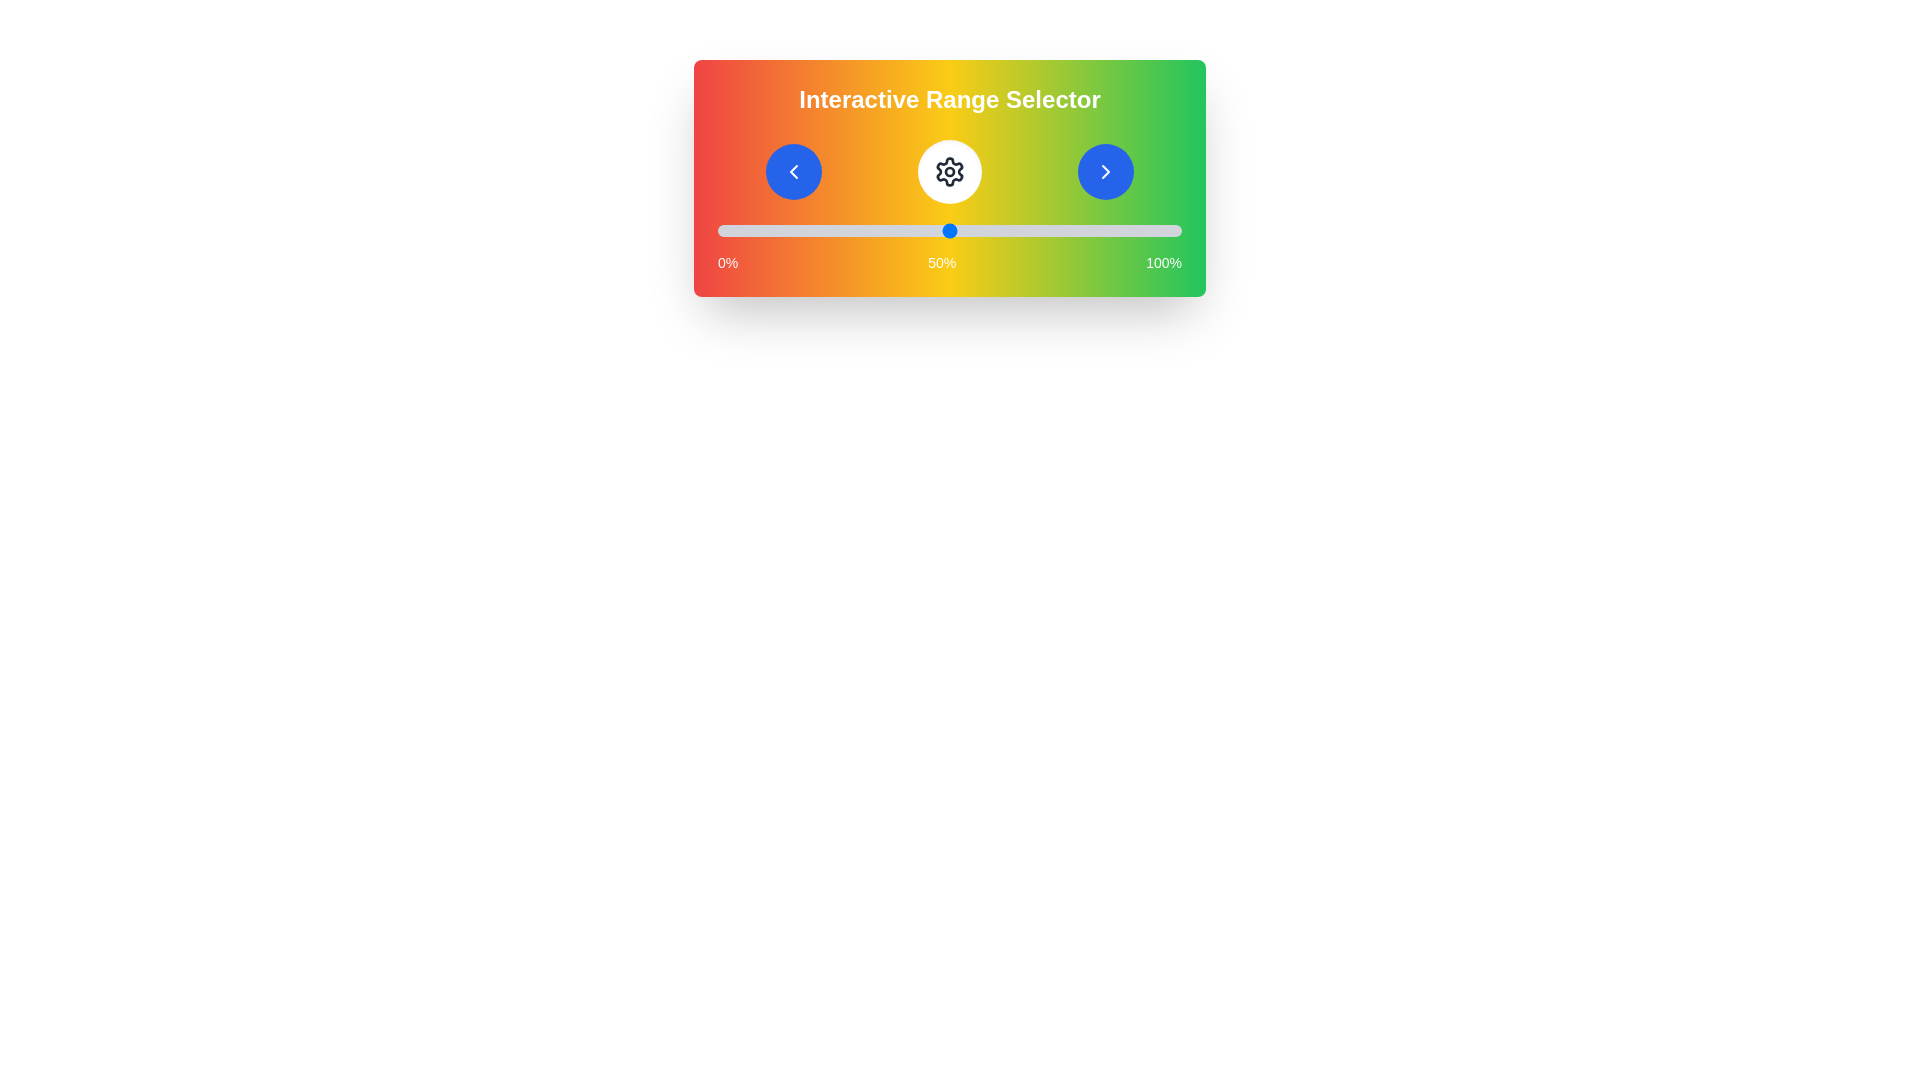  I want to click on the slider to set the value to 32, so click(866, 230).